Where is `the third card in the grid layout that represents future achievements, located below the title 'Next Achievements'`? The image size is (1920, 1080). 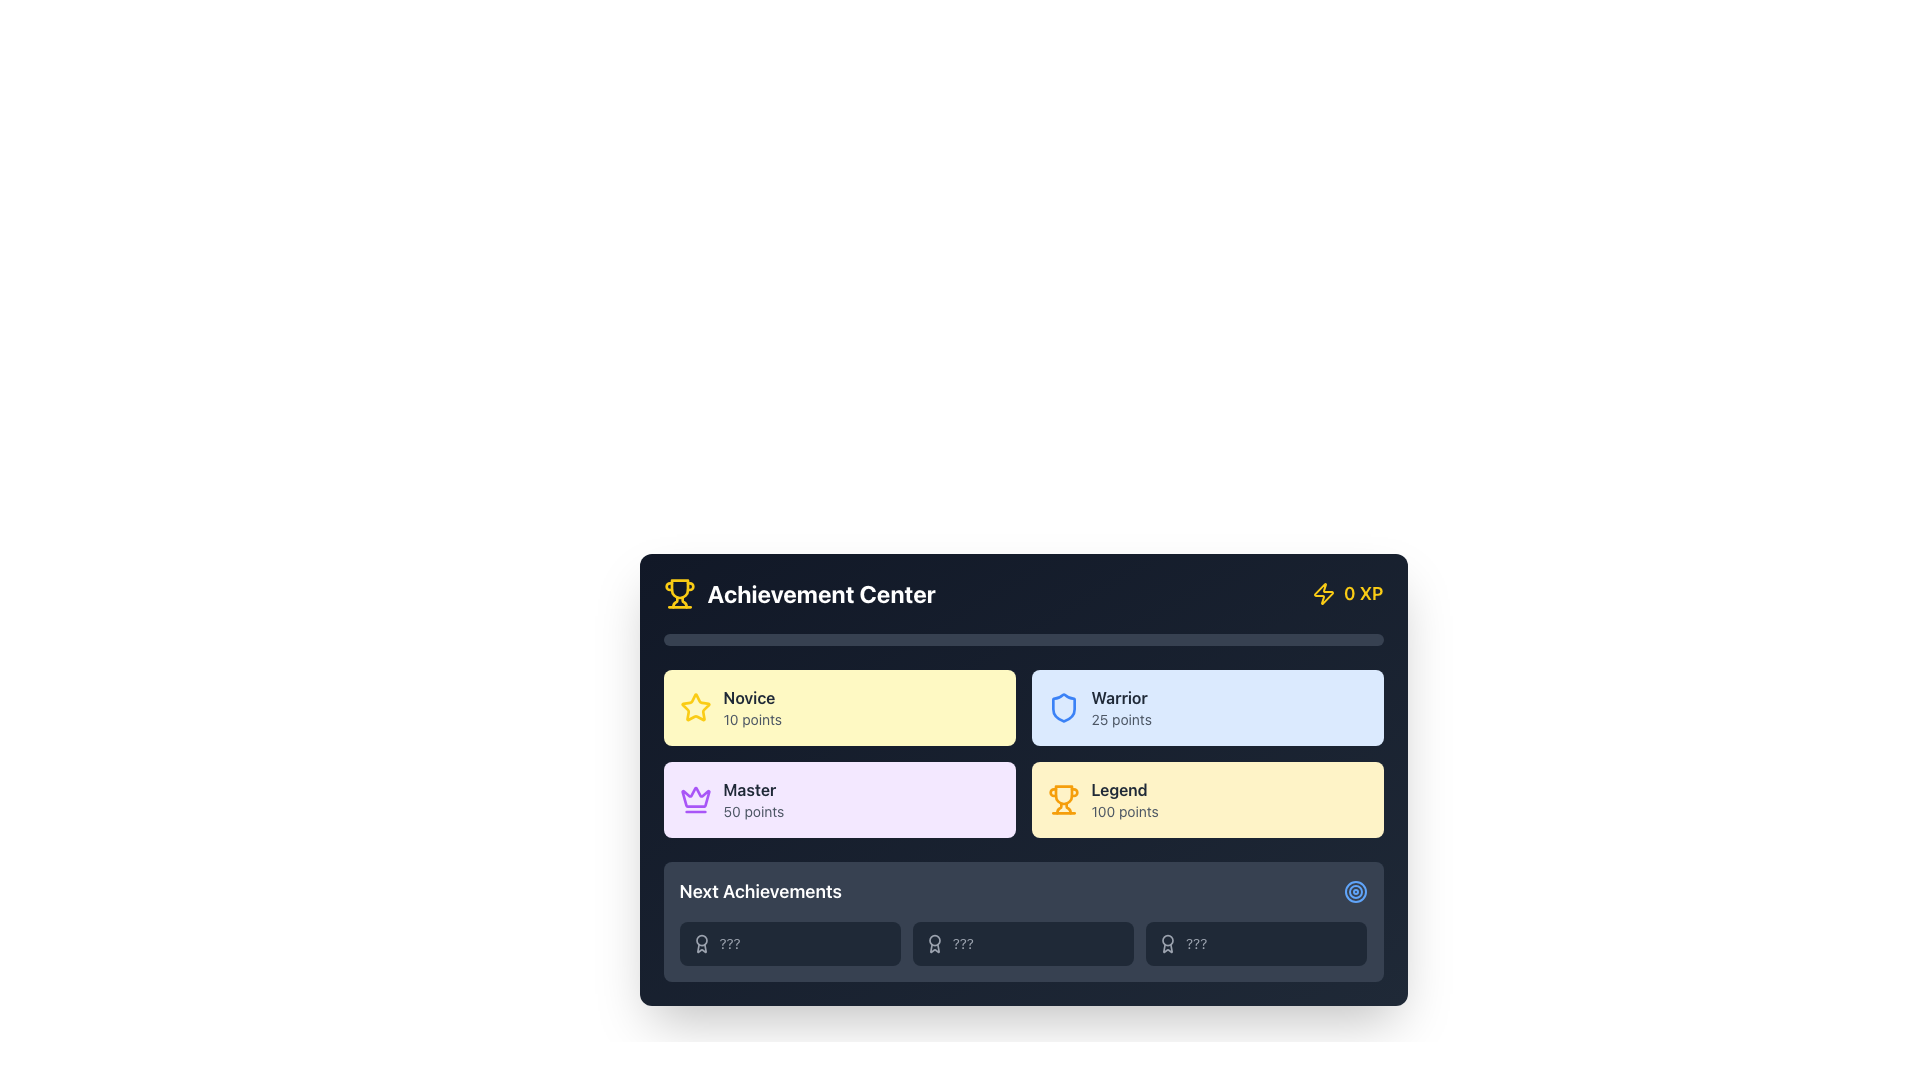
the third card in the grid layout that represents future achievements, located below the title 'Next Achievements' is located at coordinates (1255, 944).